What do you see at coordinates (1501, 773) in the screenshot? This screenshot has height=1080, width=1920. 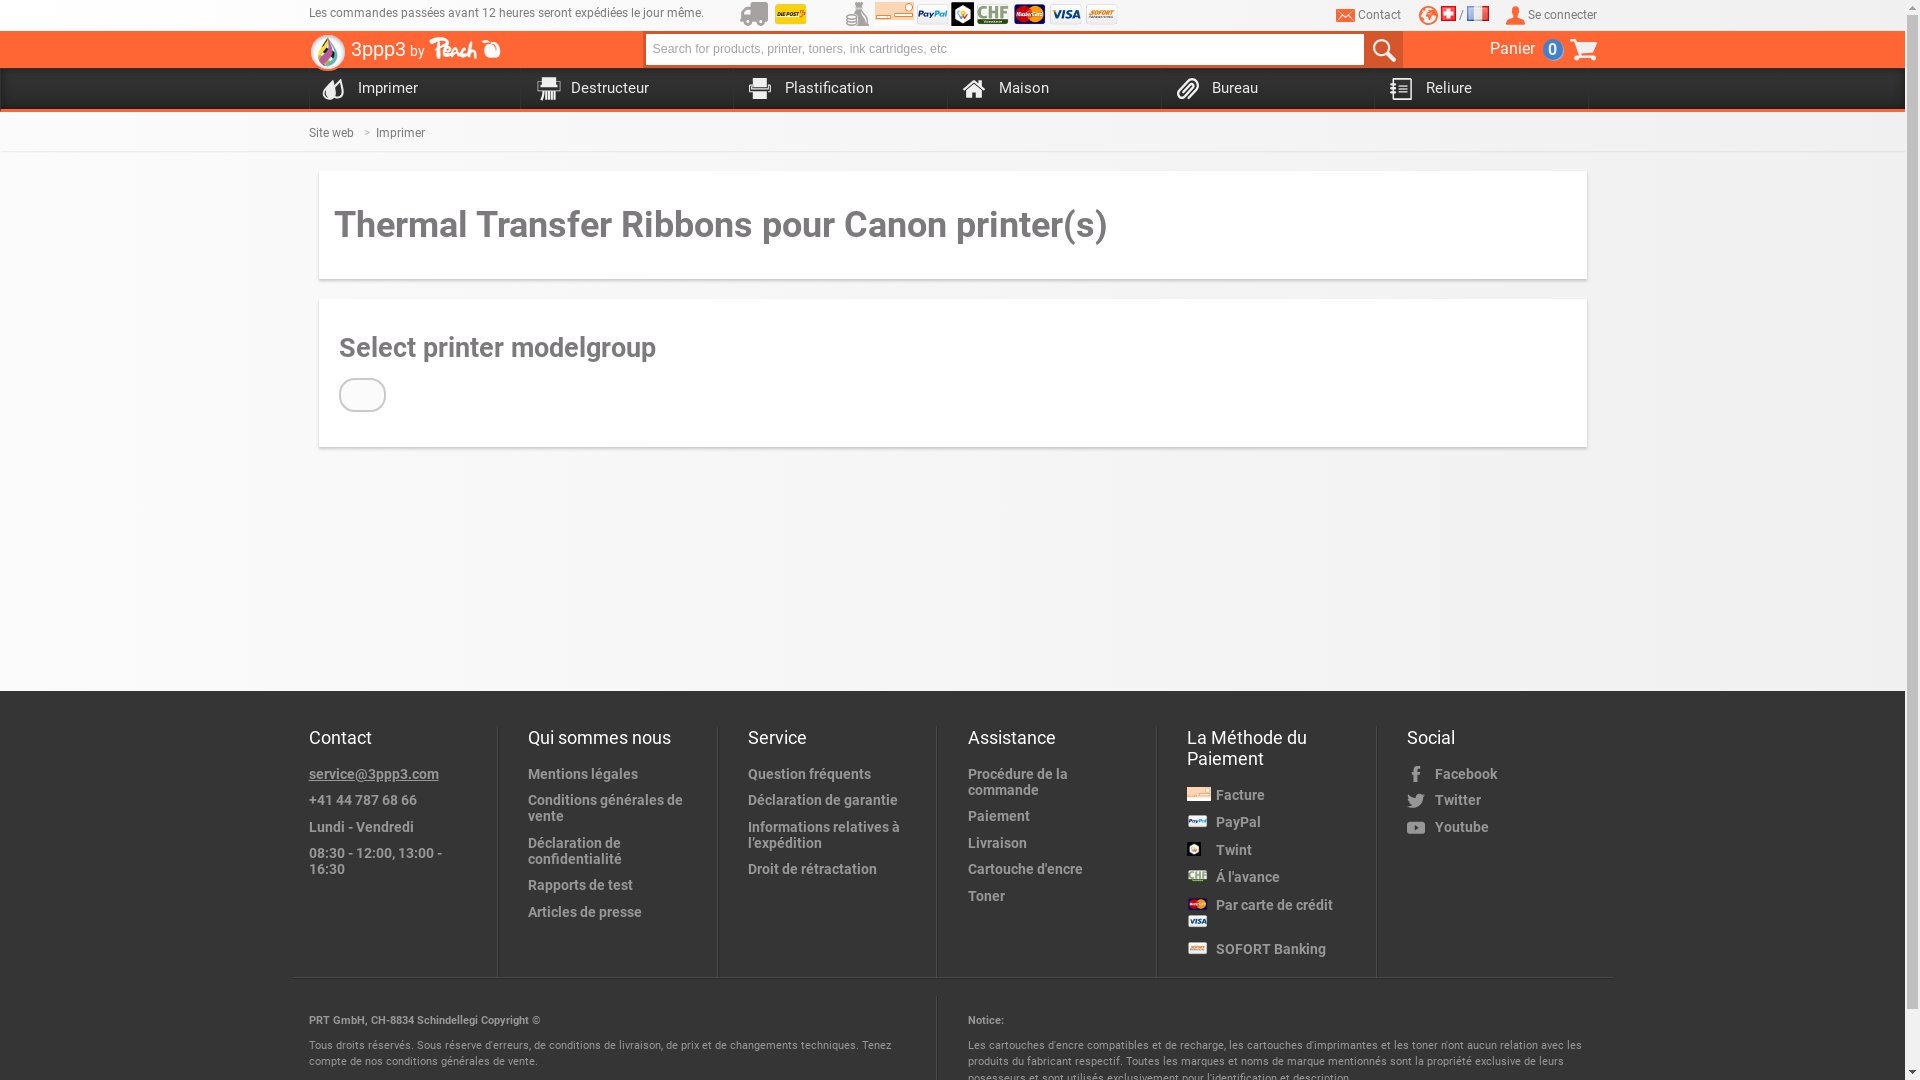 I see `'Facebook'` at bounding box center [1501, 773].